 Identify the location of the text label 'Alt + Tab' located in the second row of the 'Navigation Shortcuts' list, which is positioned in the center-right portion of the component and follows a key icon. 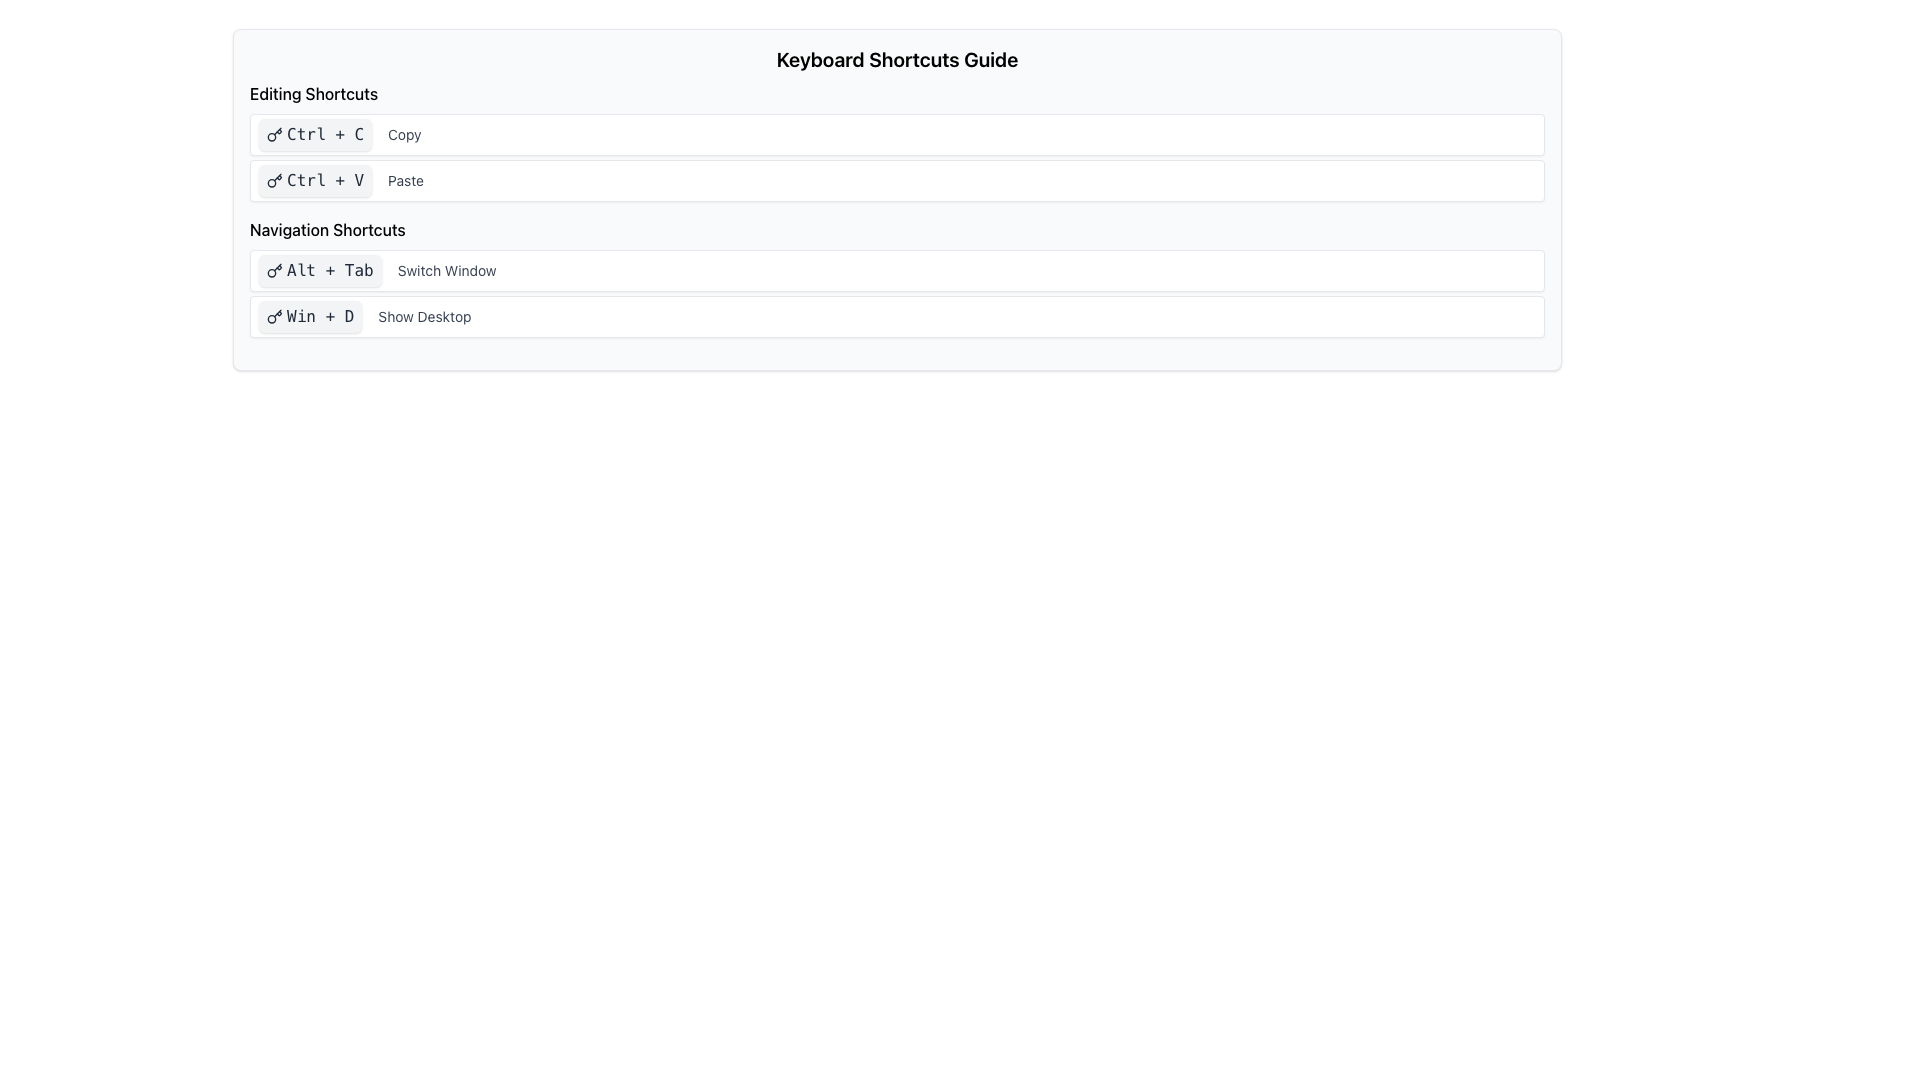
(330, 270).